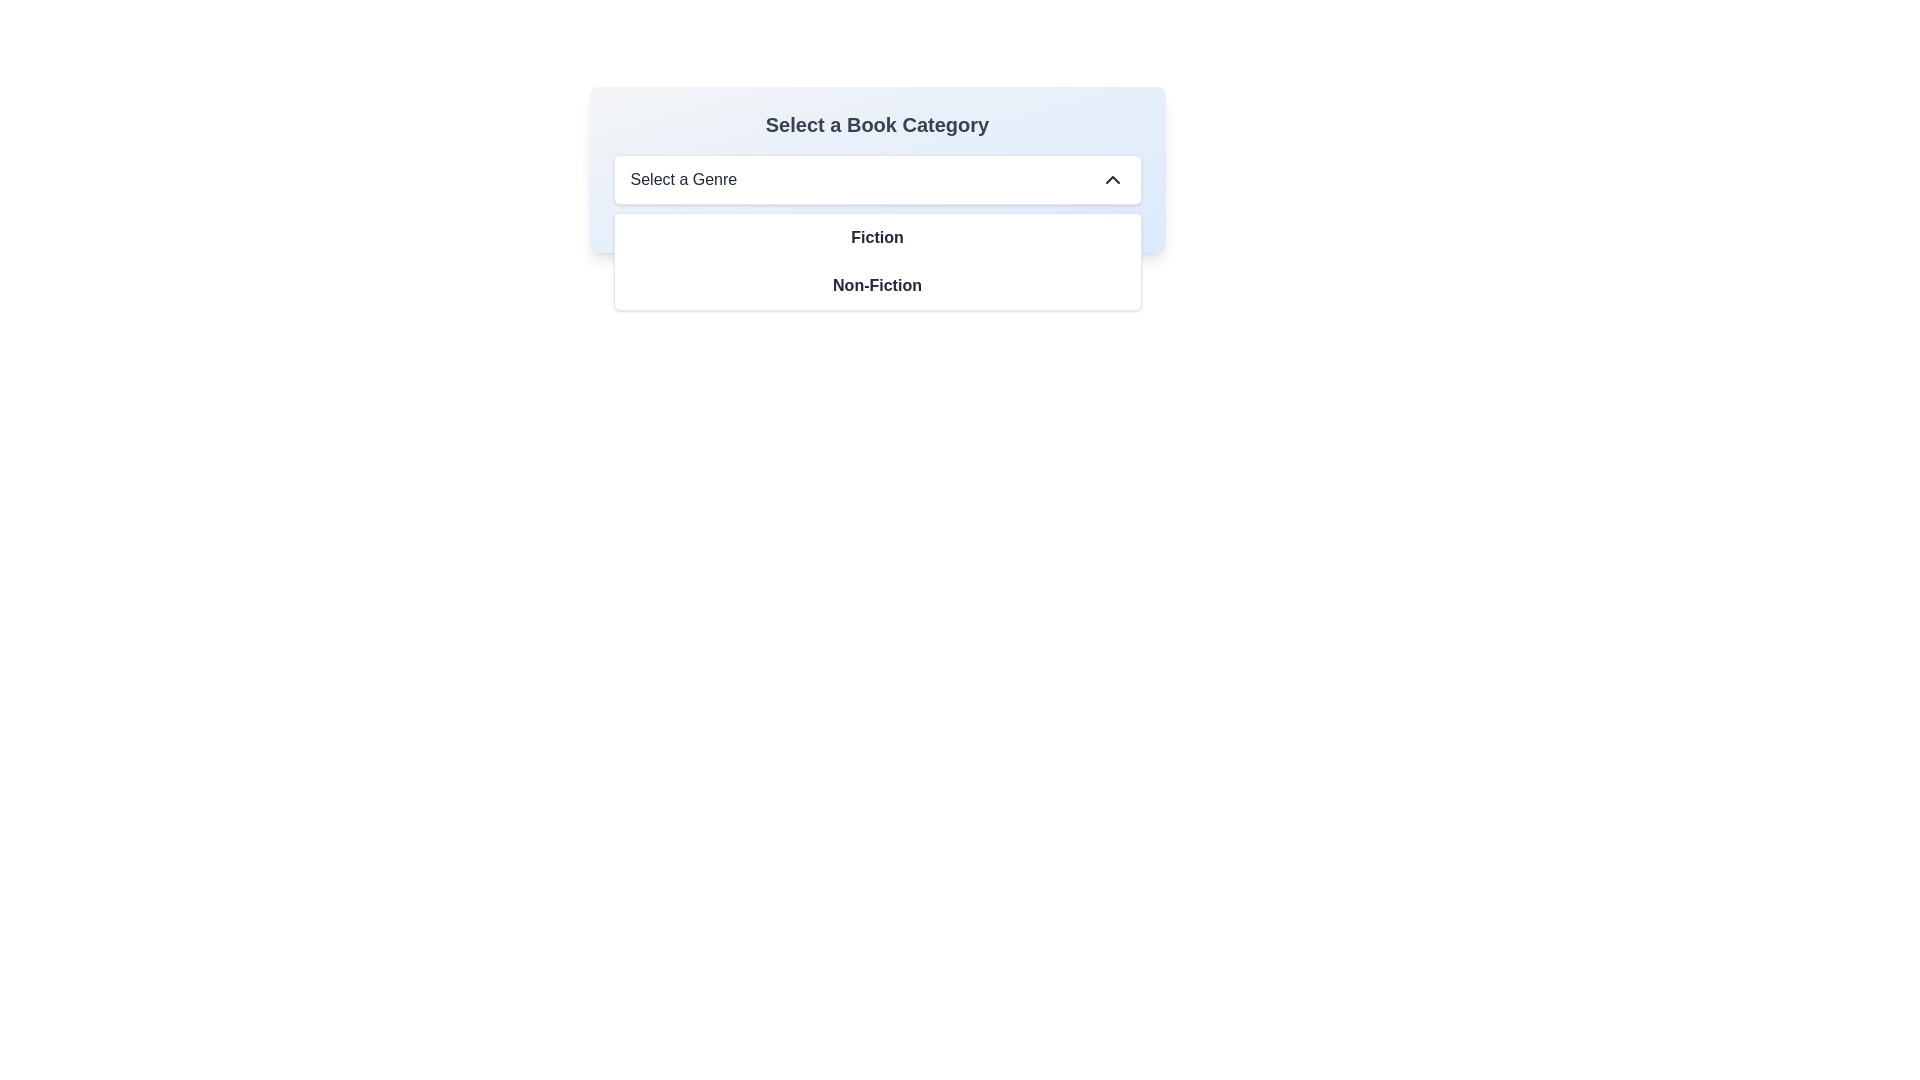 The width and height of the screenshot is (1920, 1080). What do you see at coordinates (877, 261) in the screenshot?
I see `the dropdown menu that allows selecting between 'Fiction' and 'Non-Fiction' options` at bounding box center [877, 261].